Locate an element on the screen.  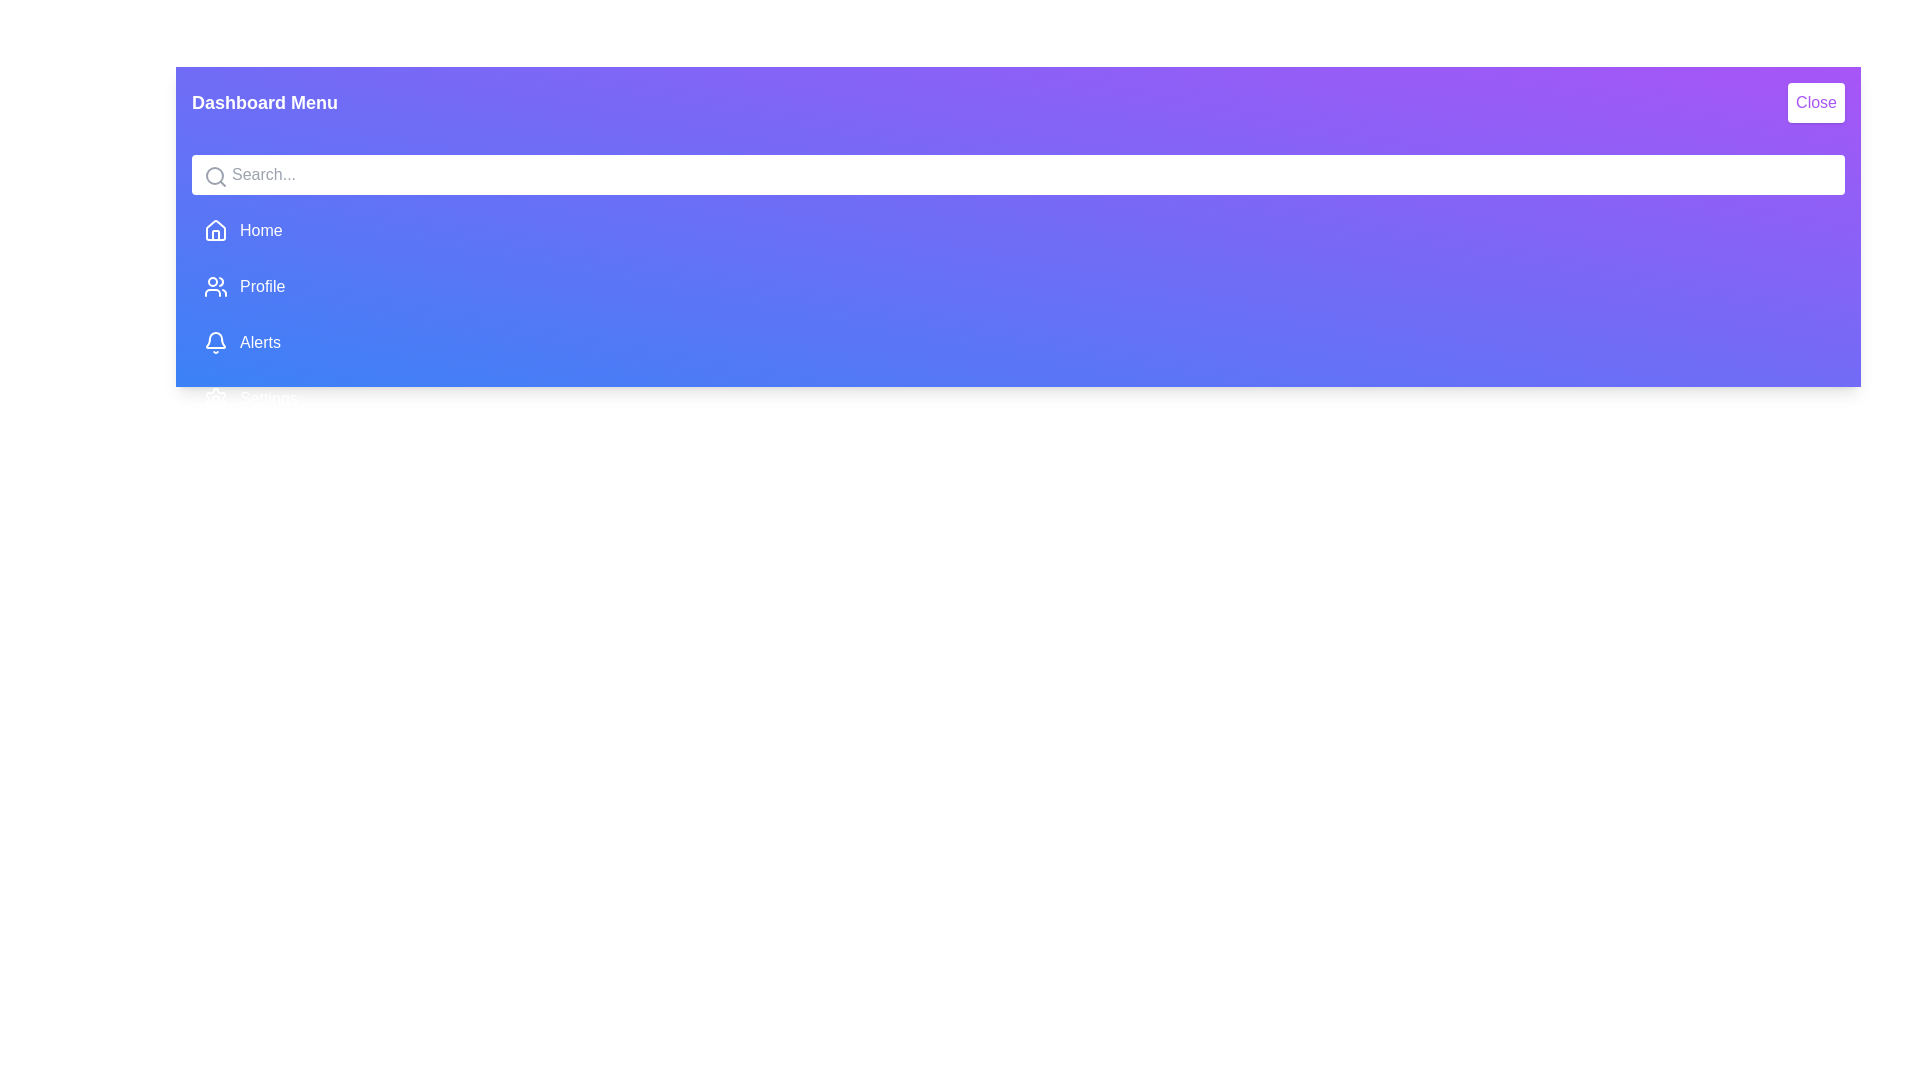
the close button located at the top-right corner of the interface is located at coordinates (1816, 103).